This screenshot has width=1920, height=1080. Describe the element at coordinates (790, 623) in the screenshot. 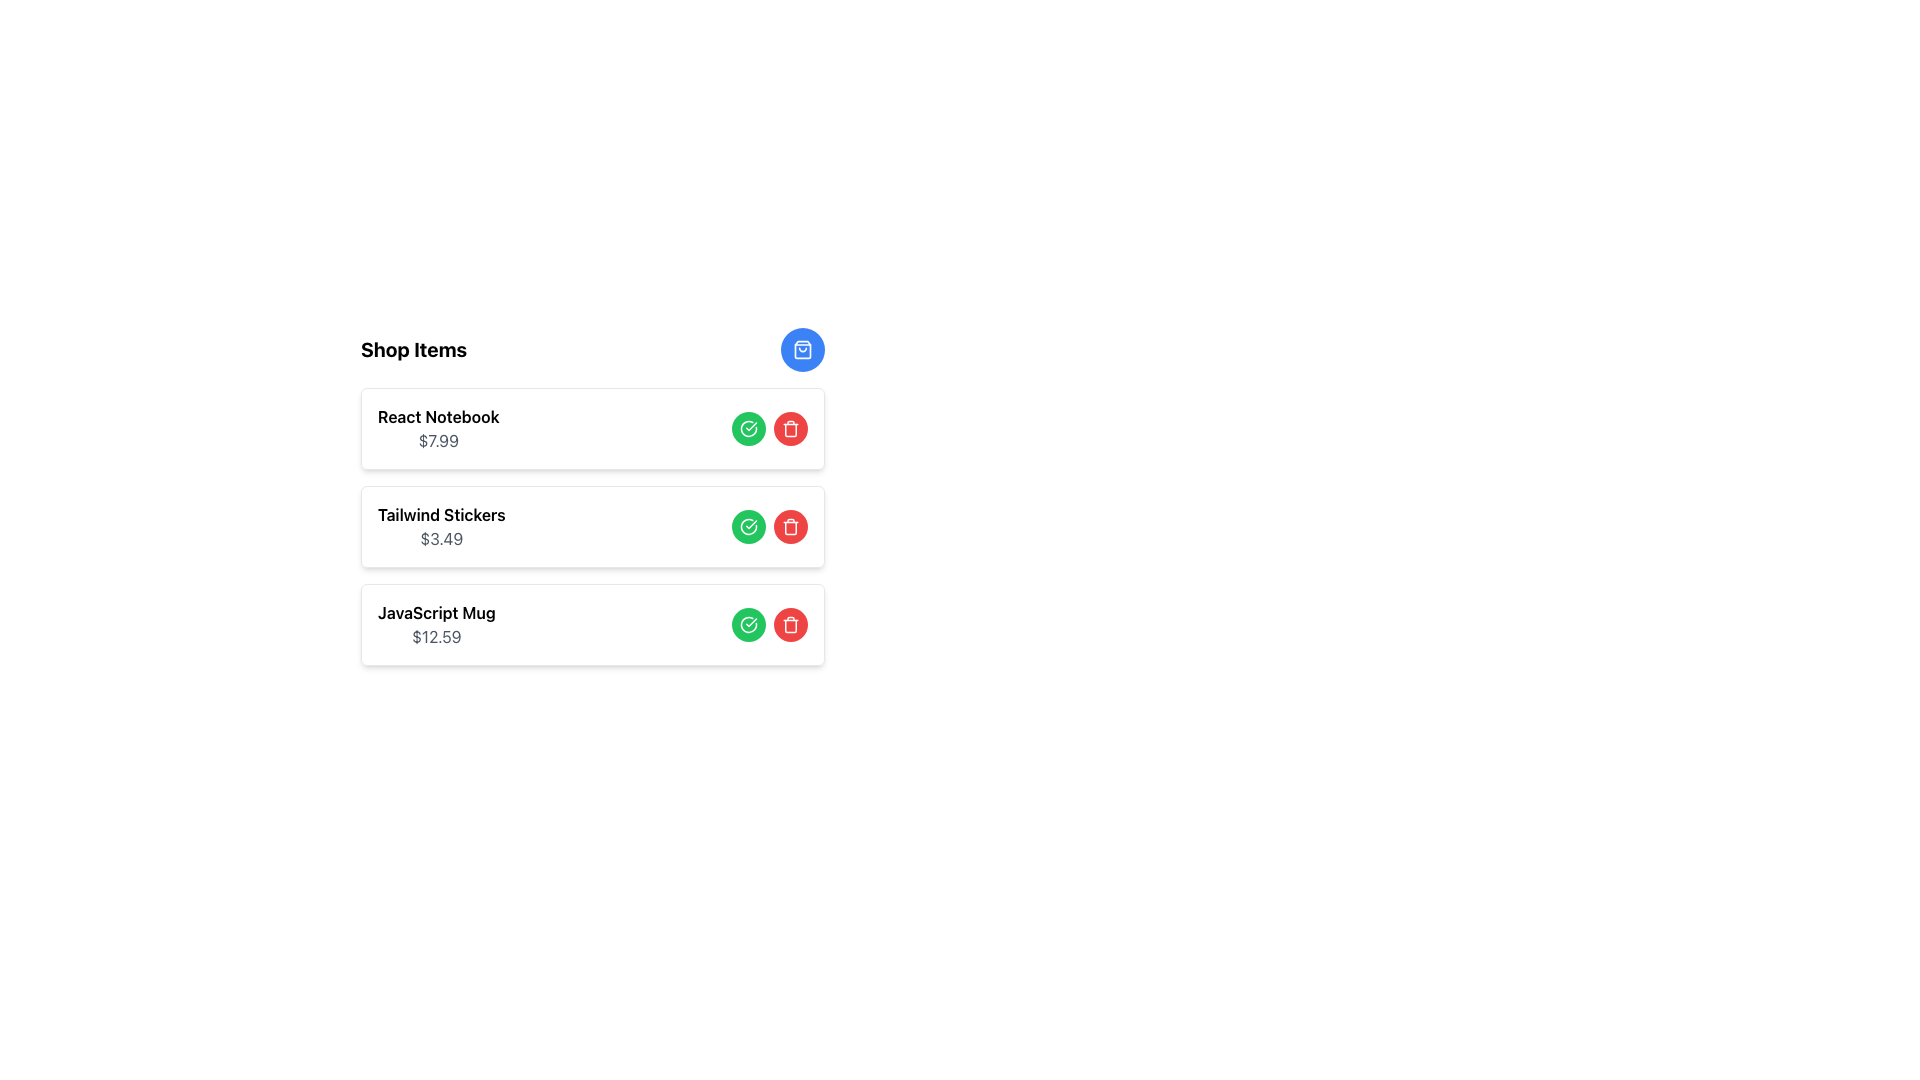

I see `the small circular red button with a white trash icon, which is the second button to the right of the green circular button with a checkmark icon, to observe any tooltip or interaction effect` at that location.